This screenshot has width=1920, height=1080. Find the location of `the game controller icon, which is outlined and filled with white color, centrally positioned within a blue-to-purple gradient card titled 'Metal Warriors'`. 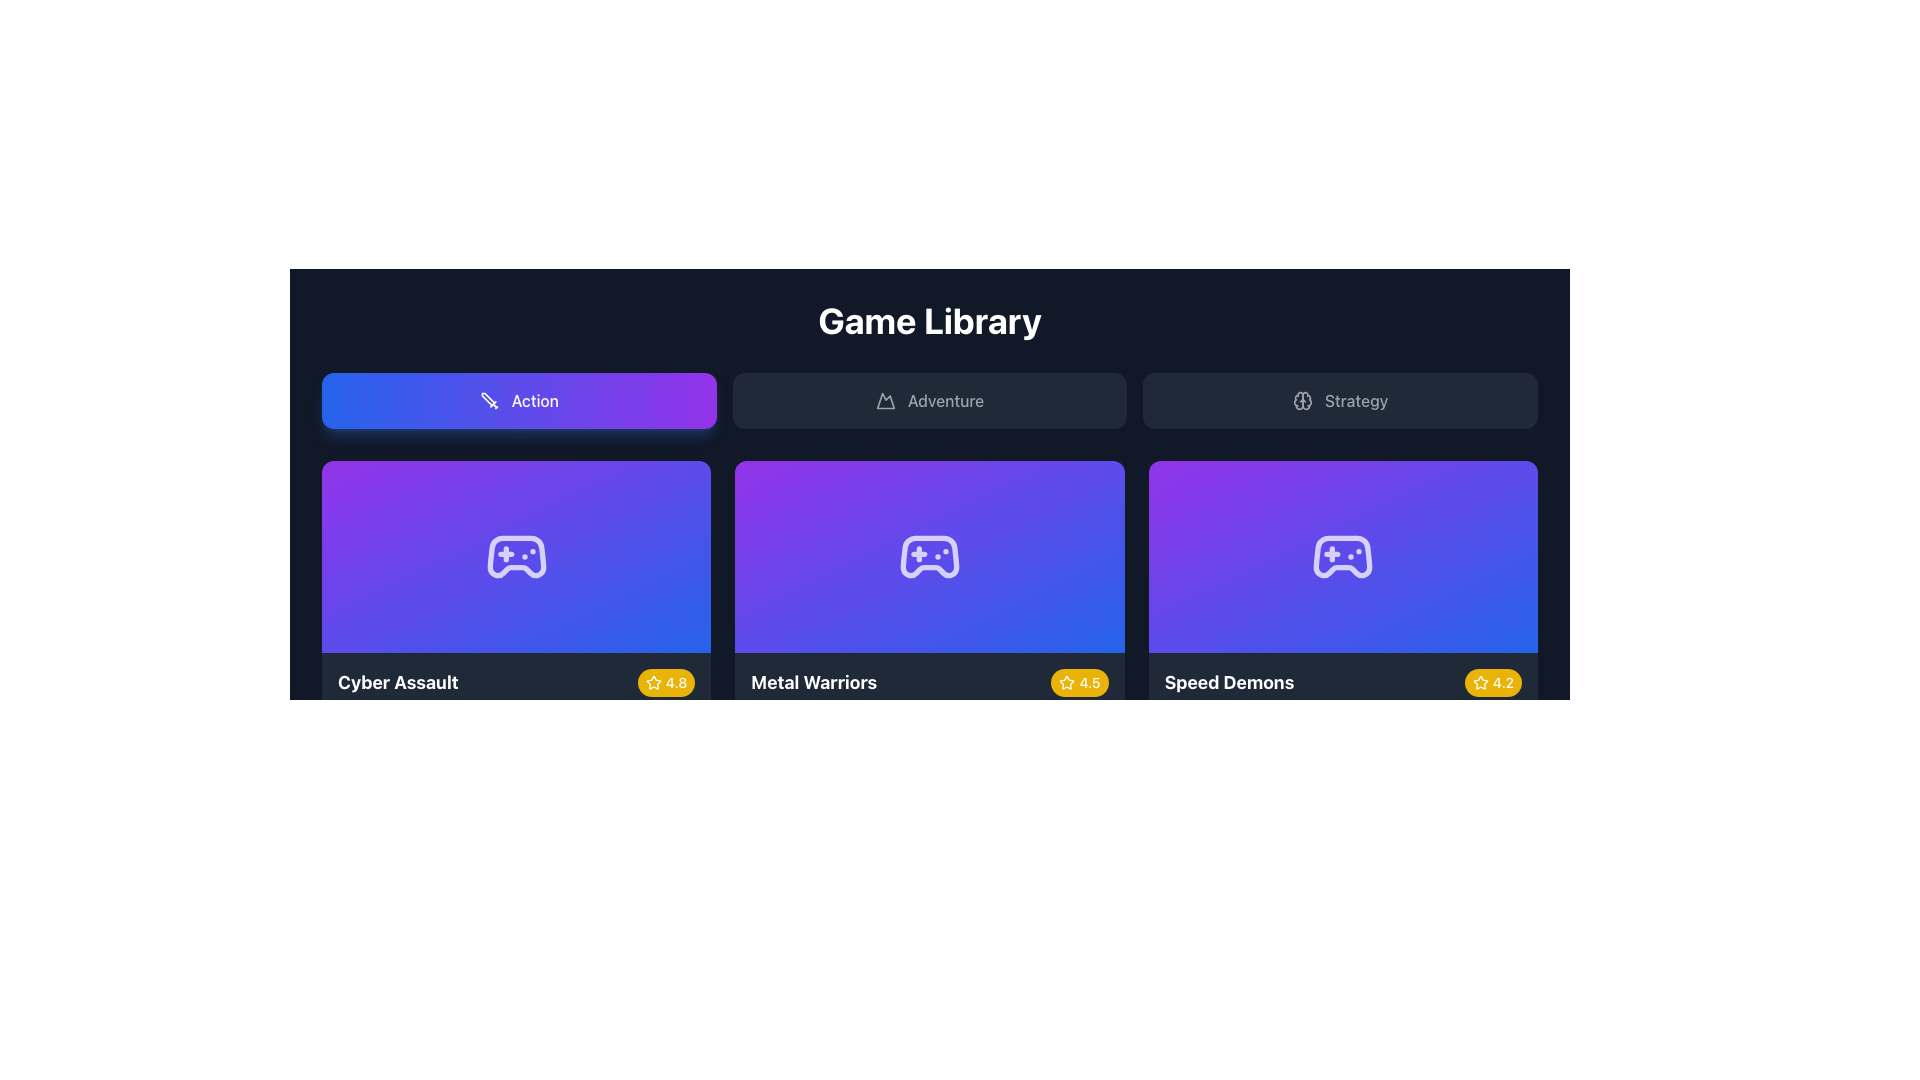

the game controller icon, which is outlined and filled with white color, centrally positioned within a blue-to-purple gradient card titled 'Metal Warriors' is located at coordinates (929, 556).